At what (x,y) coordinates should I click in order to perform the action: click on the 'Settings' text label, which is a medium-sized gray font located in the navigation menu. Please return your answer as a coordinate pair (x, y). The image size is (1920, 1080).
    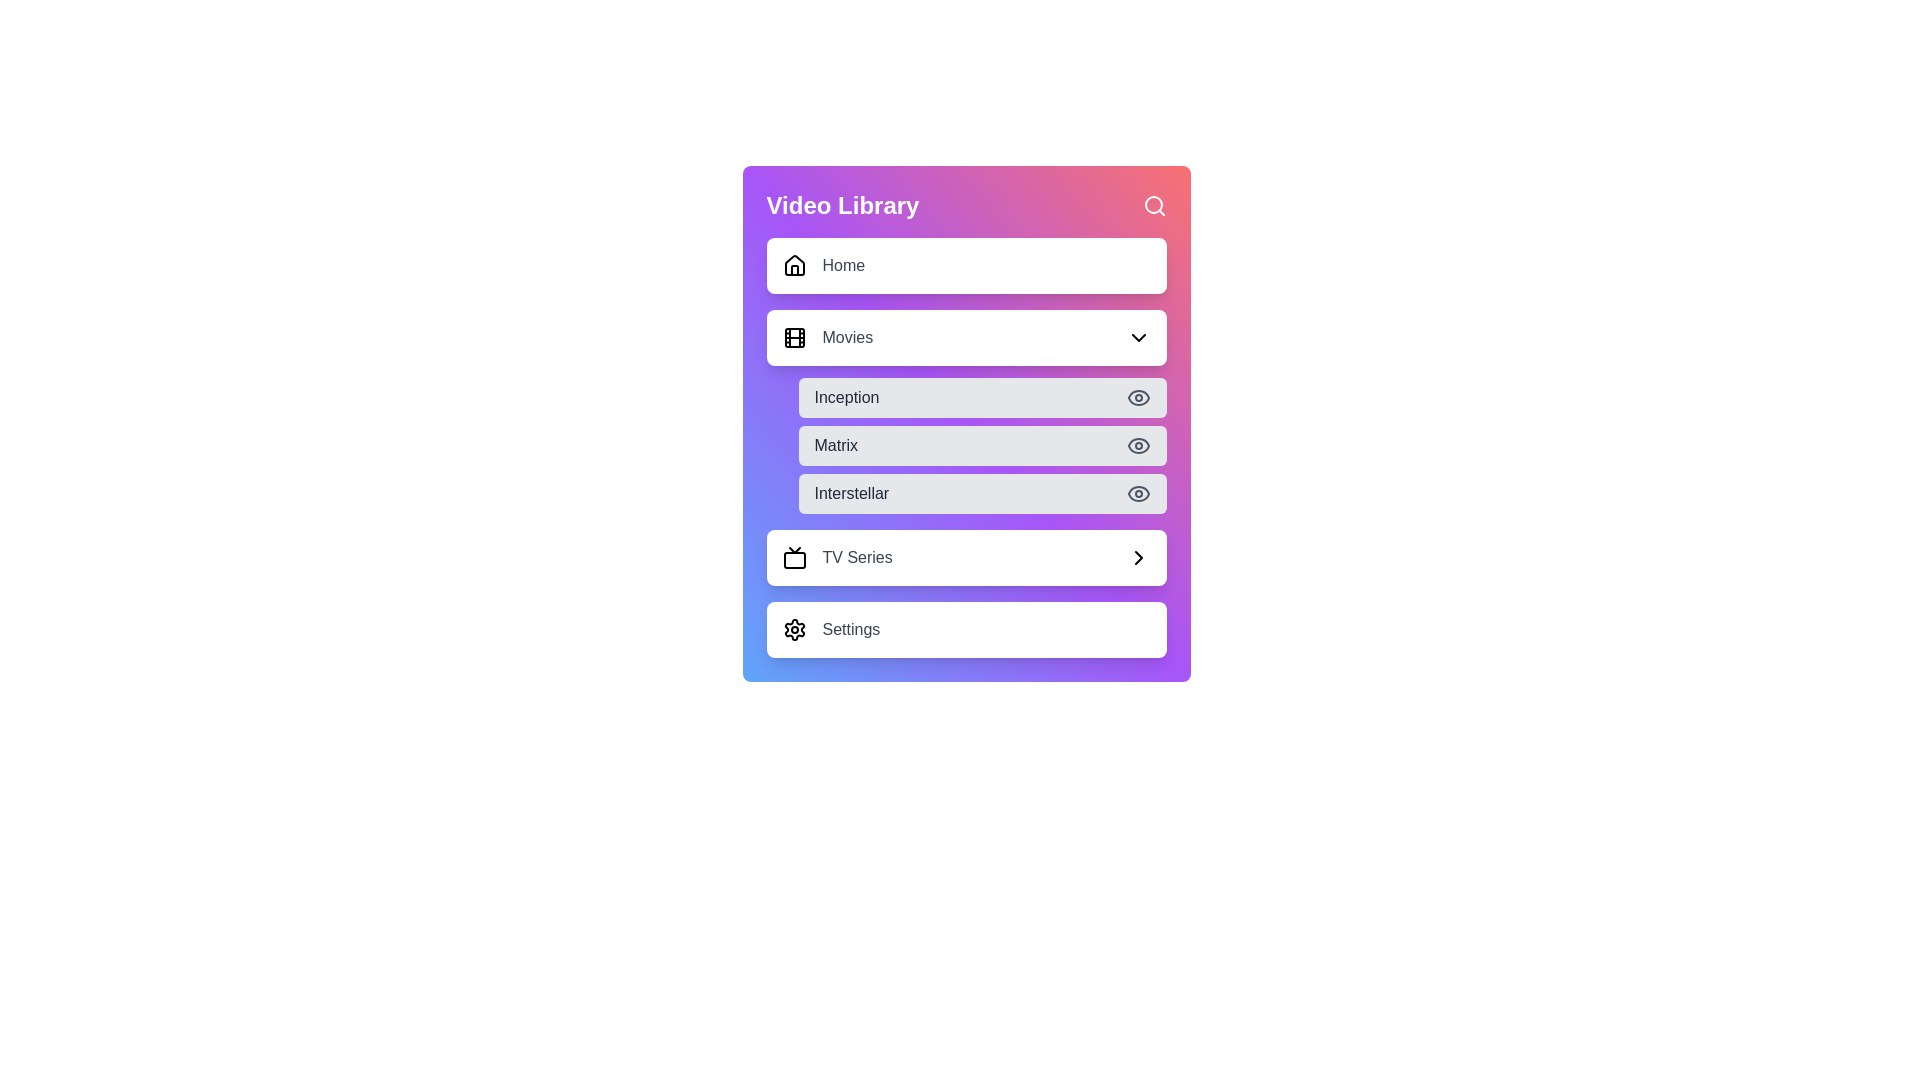
    Looking at the image, I should click on (851, 628).